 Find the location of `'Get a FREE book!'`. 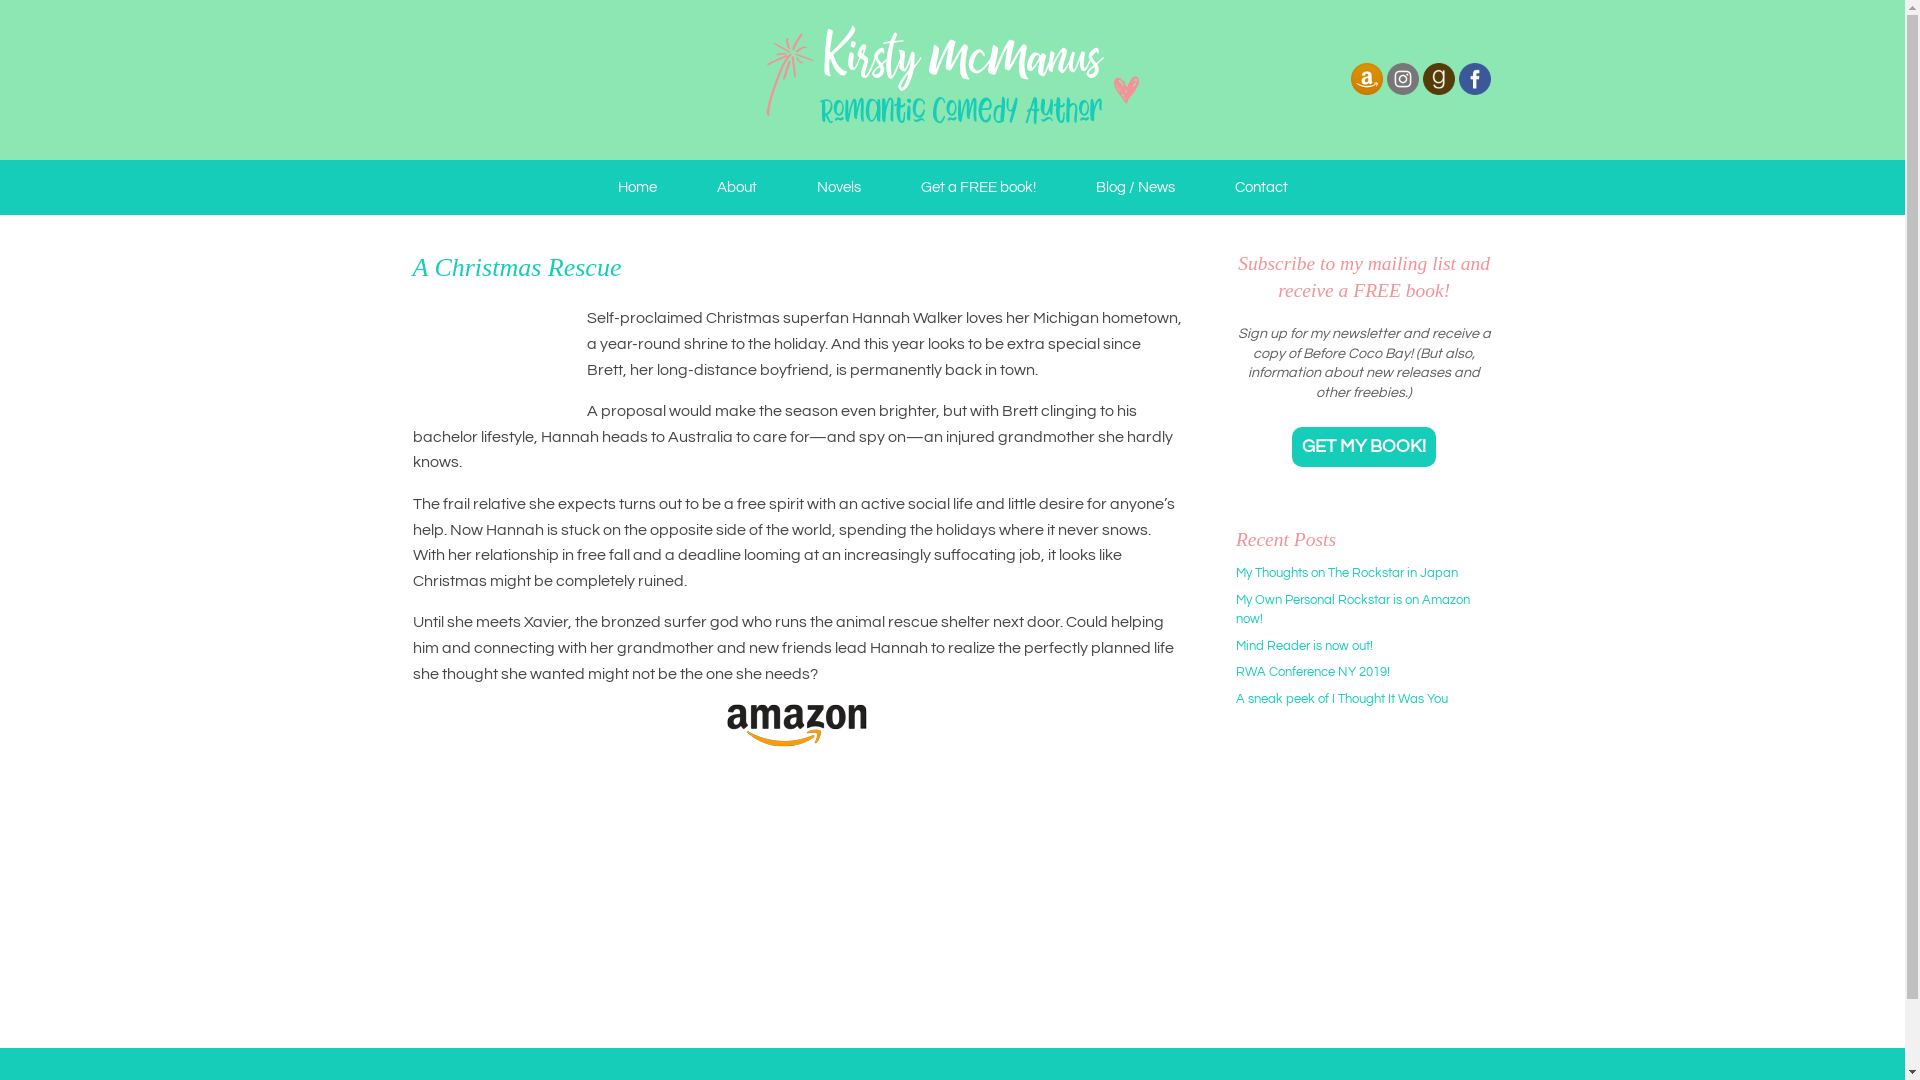

'Get a FREE book!' is located at coordinates (977, 187).